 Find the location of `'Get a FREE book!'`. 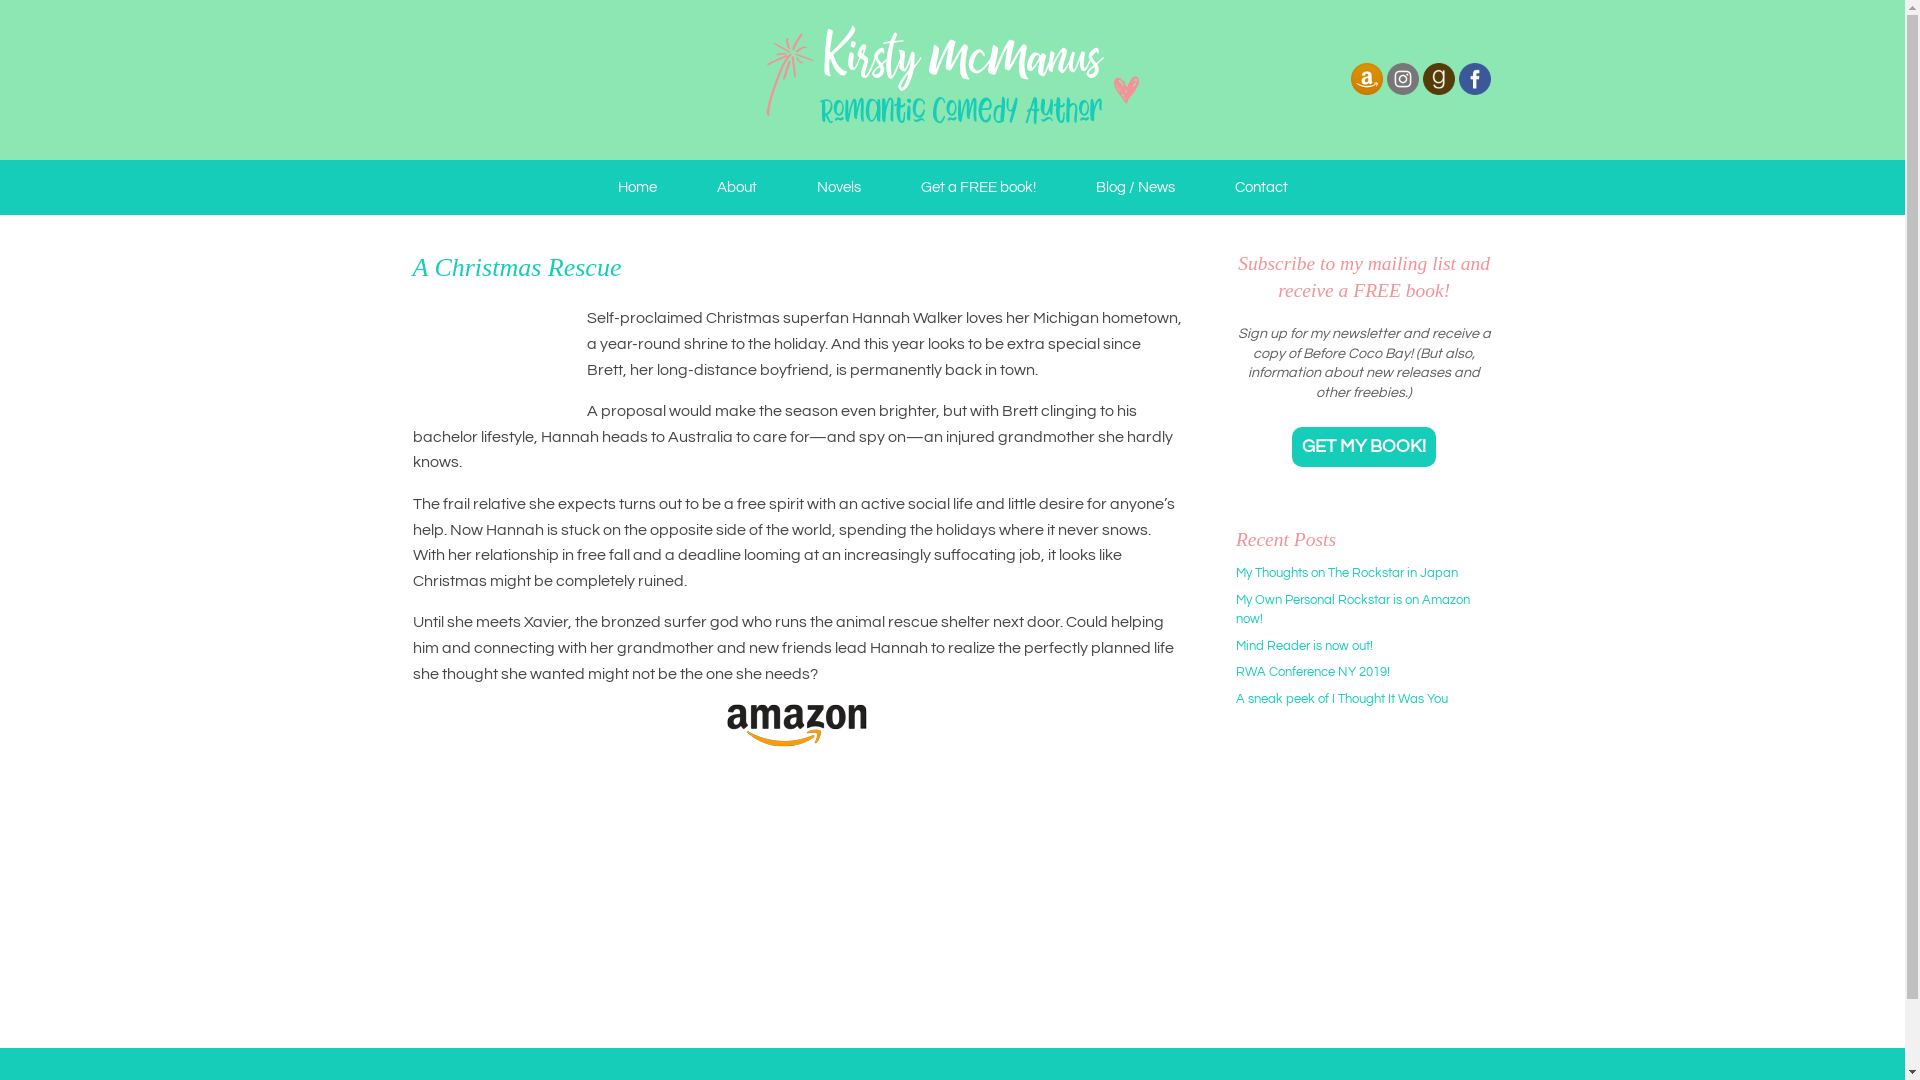

'Get a FREE book!' is located at coordinates (977, 187).